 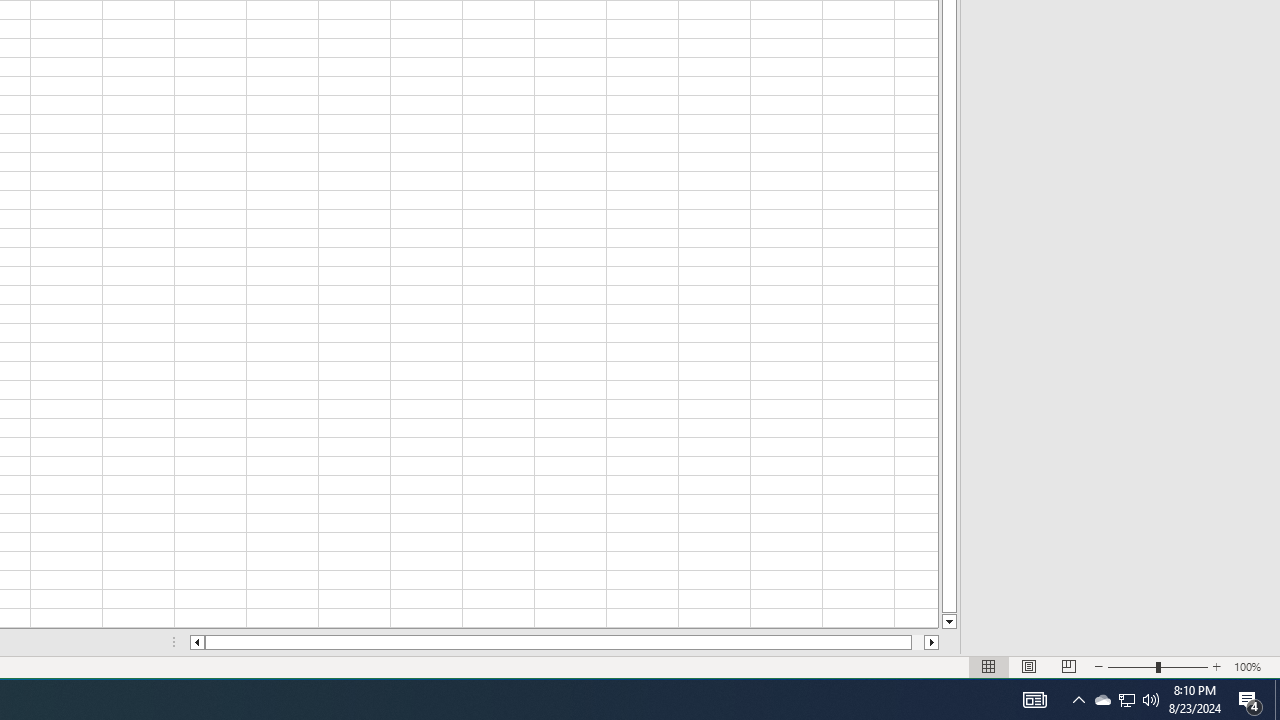 What do you see at coordinates (1078, 698) in the screenshot?
I see `'AutomationID: 4105'` at bounding box center [1078, 698].